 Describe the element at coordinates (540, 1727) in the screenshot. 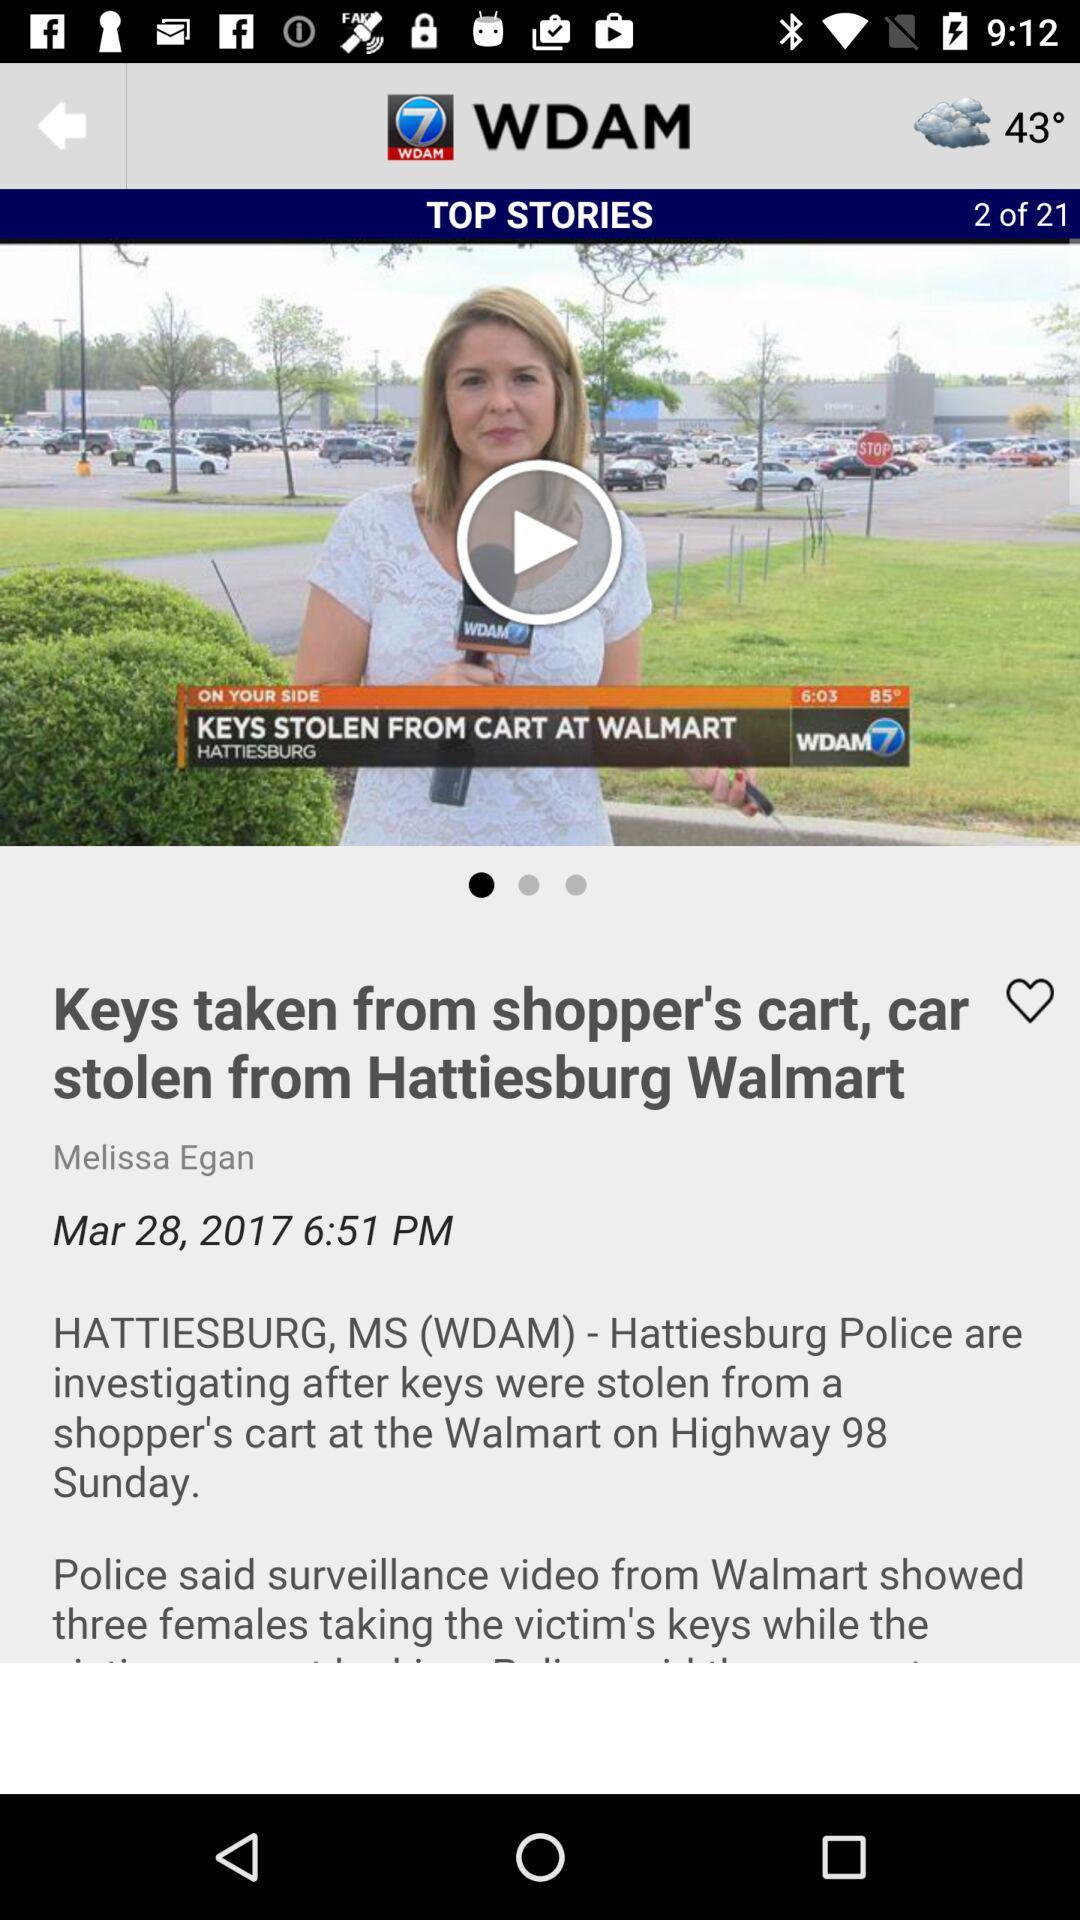

I see `click the bottom of the screen` at that location.